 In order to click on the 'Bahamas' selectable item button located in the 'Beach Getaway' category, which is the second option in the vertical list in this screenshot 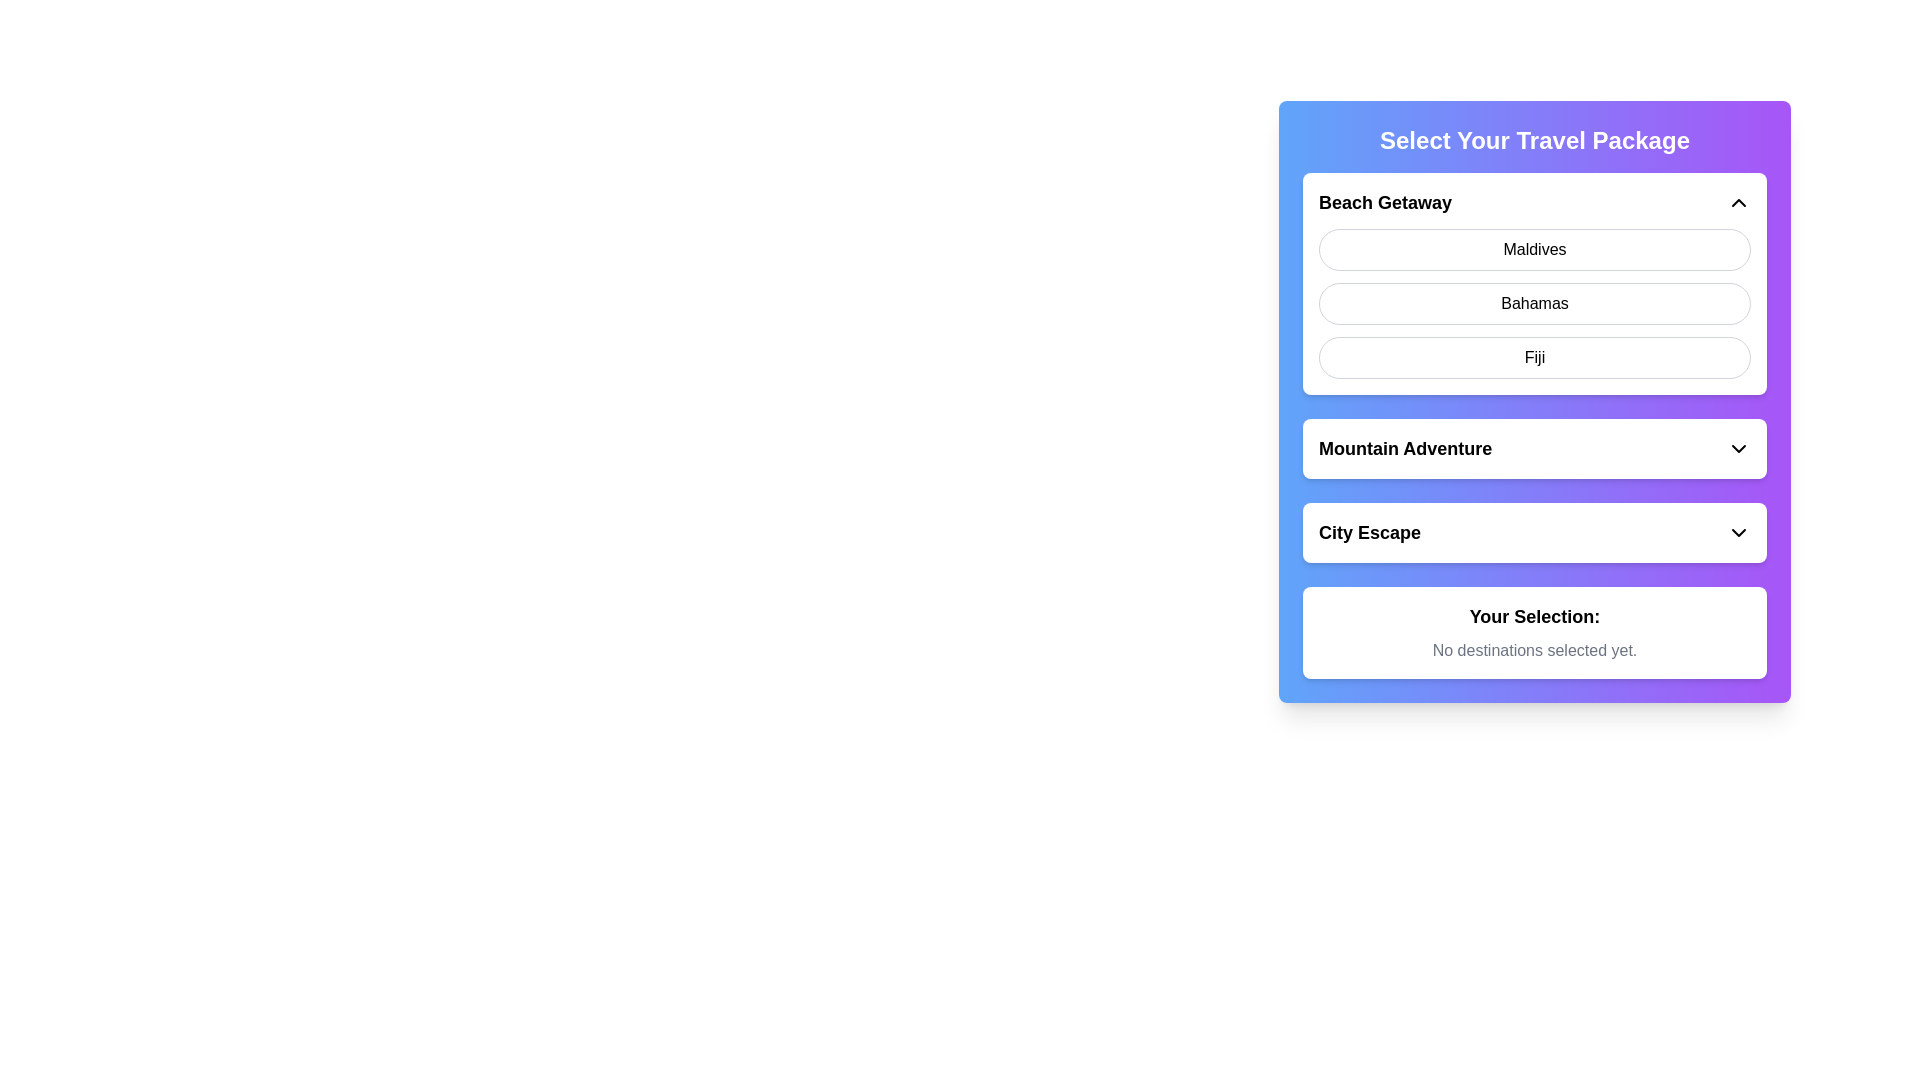, I will do `click(1534, 304)`.